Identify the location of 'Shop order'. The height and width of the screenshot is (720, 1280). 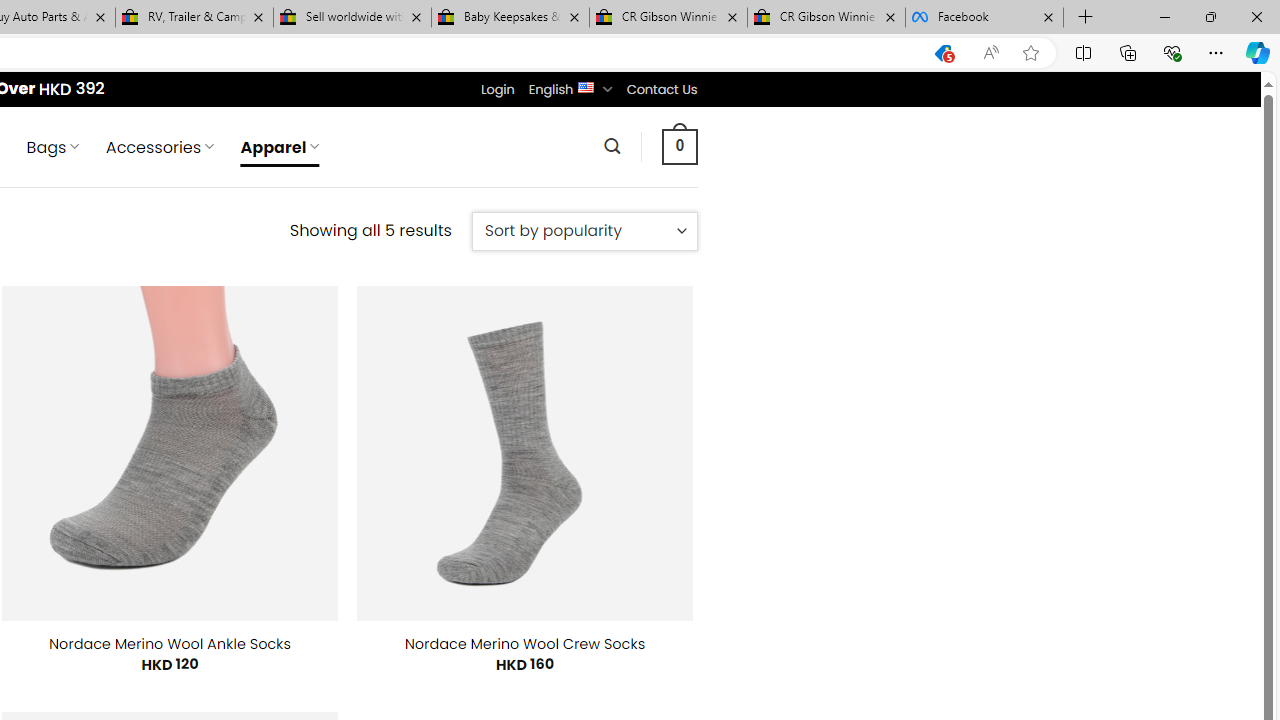
(583, 230).